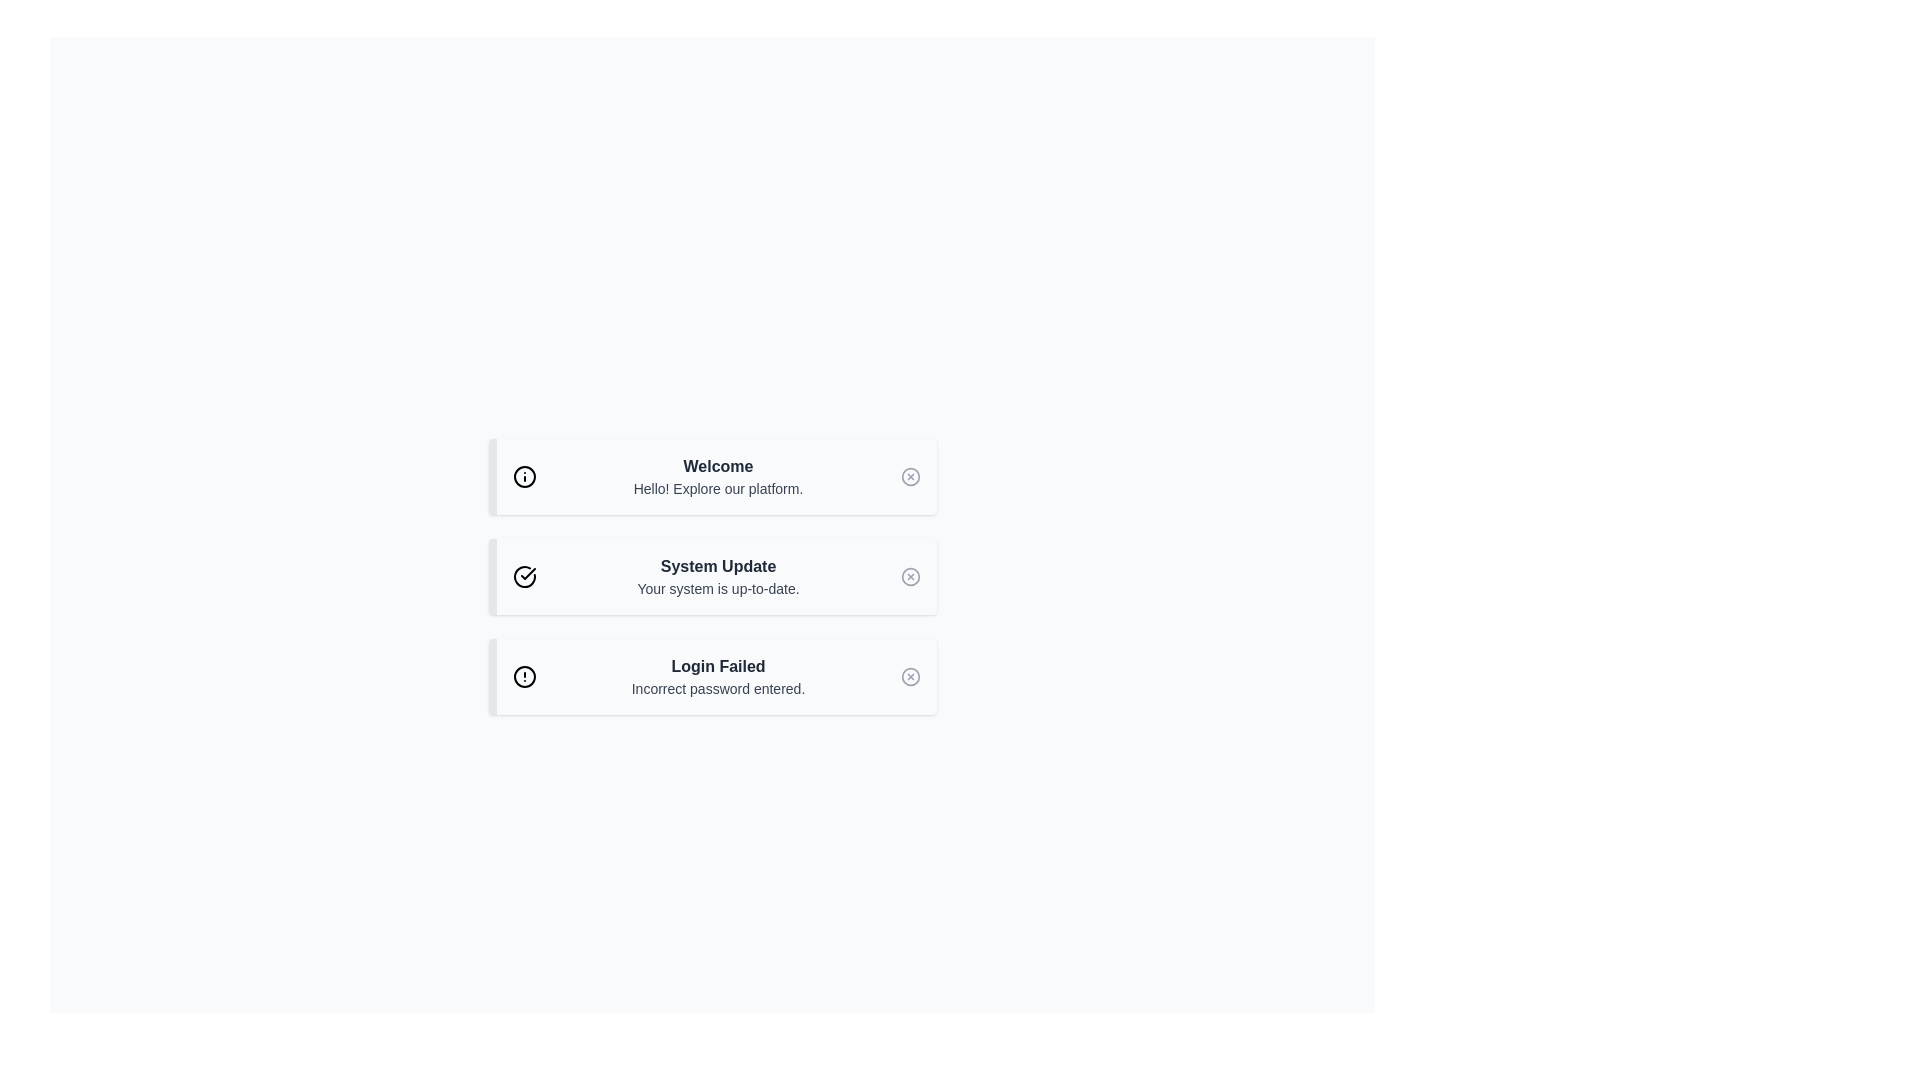 Image resolution: width=1920 pixels, height=1080 pixels. Describe the element at coordinates (718, 489) in the screenshot. I see `the text element reading 'Hello! Explore our platform.' which is styled in light gray and positioned below the bold 'Welcome' text within its rectangular card` at that location.